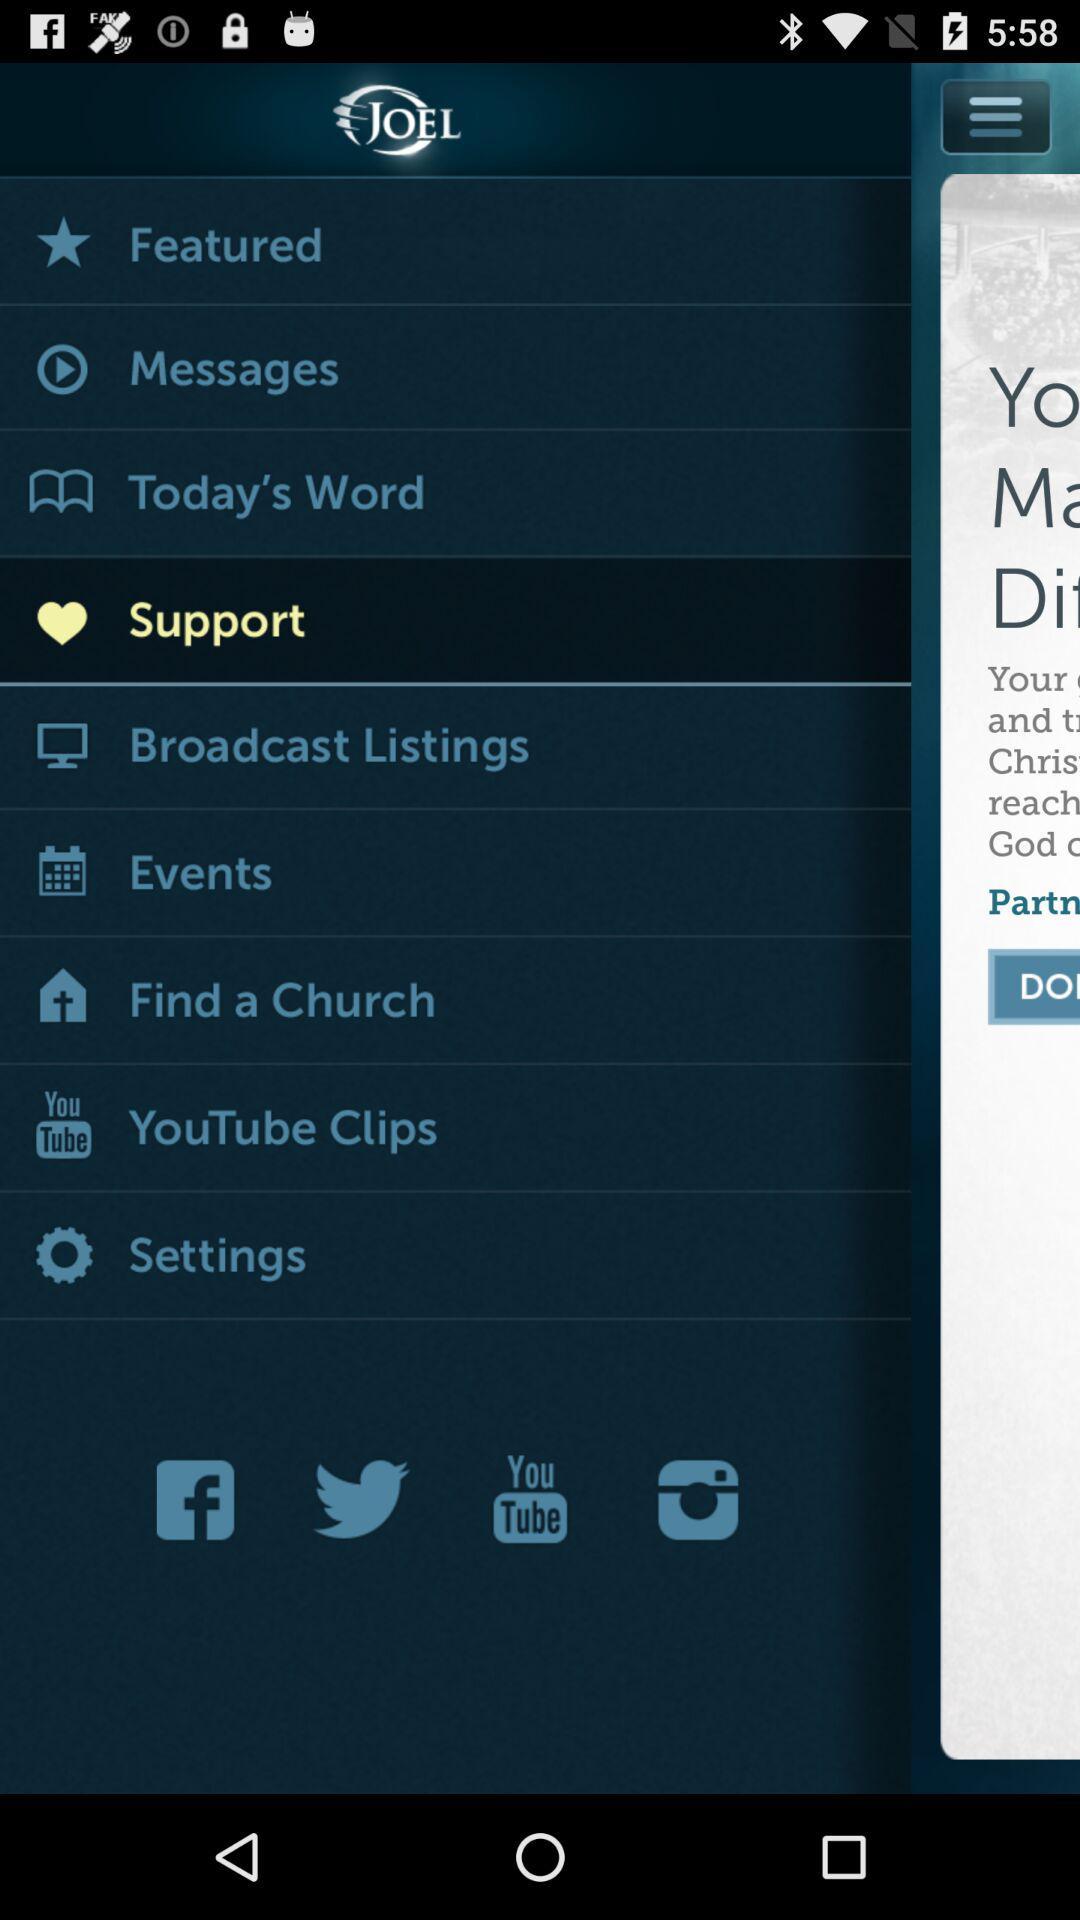  Describe the element at coordinates (201, 1499) in the screenshot. I see `the icon at the bottom left corner` at that location.